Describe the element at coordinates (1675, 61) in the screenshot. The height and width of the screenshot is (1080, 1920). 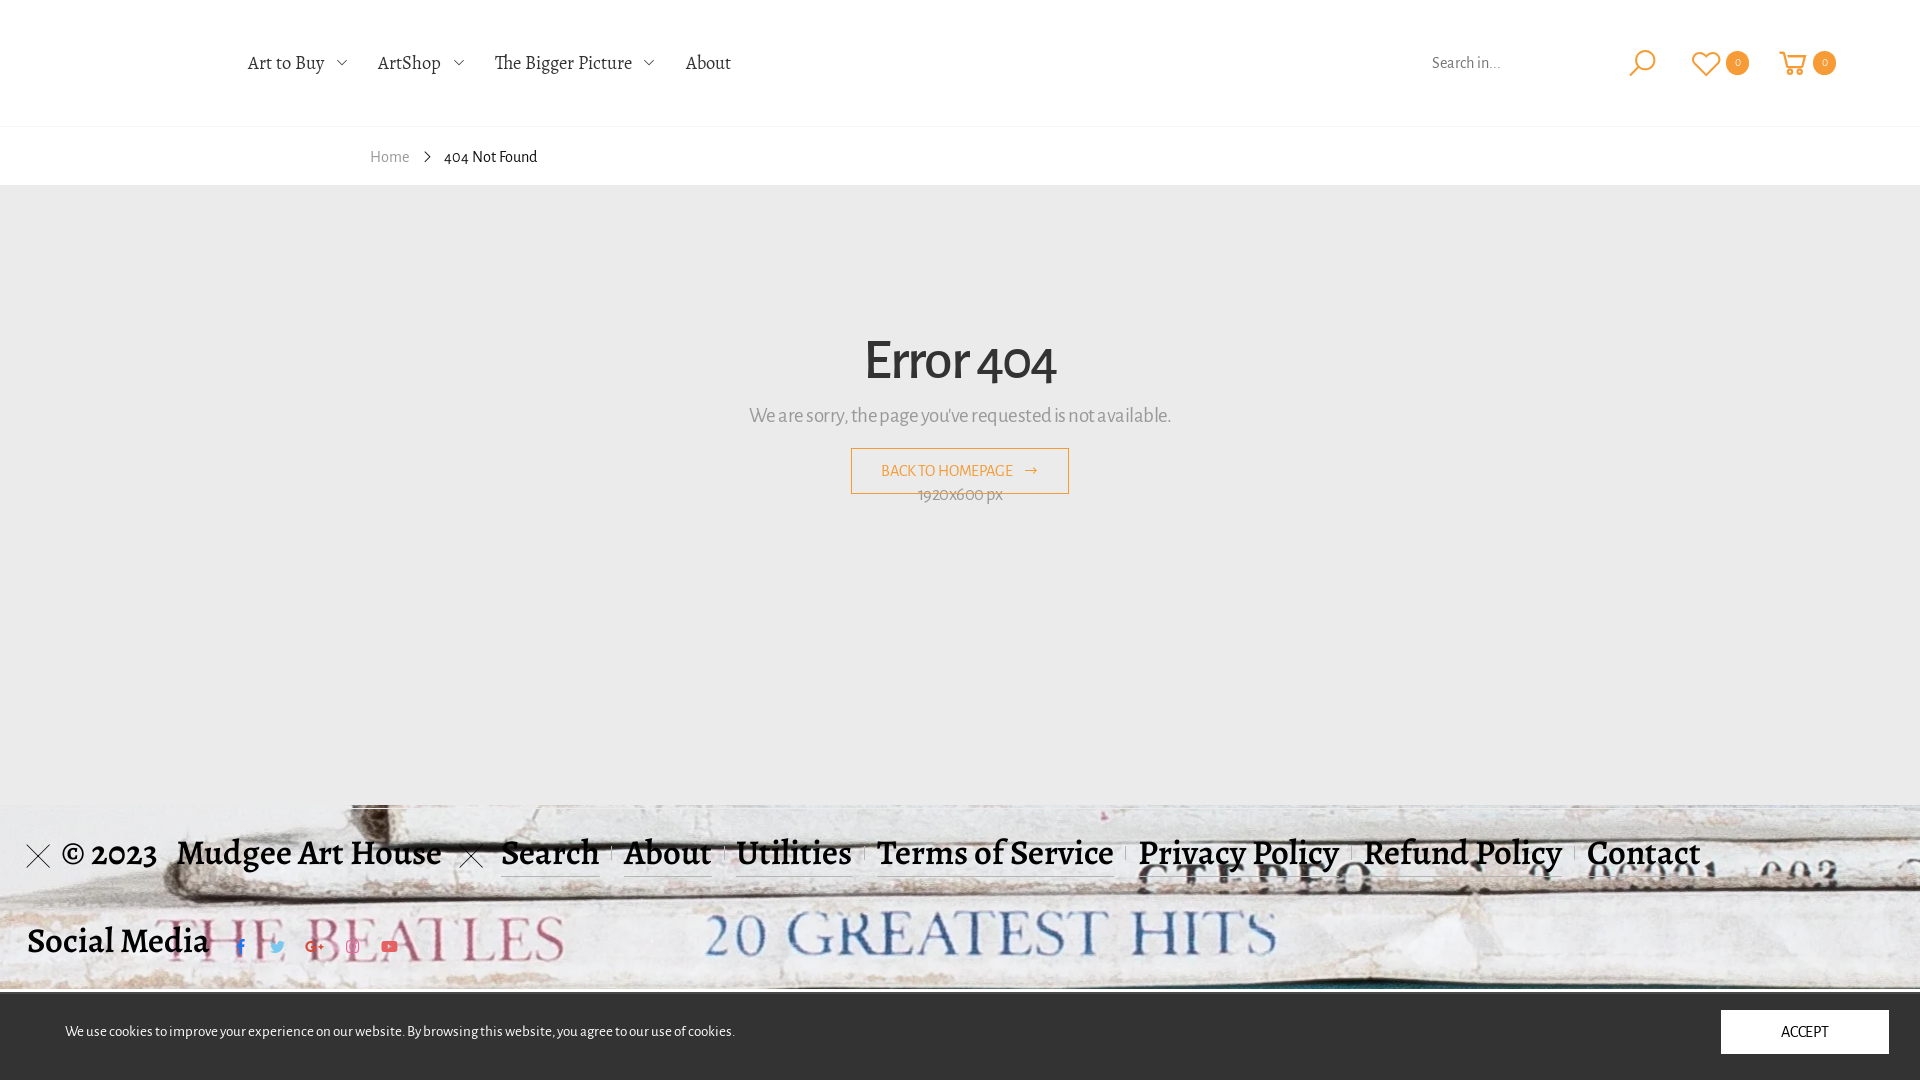
I see `'0'` at that location.